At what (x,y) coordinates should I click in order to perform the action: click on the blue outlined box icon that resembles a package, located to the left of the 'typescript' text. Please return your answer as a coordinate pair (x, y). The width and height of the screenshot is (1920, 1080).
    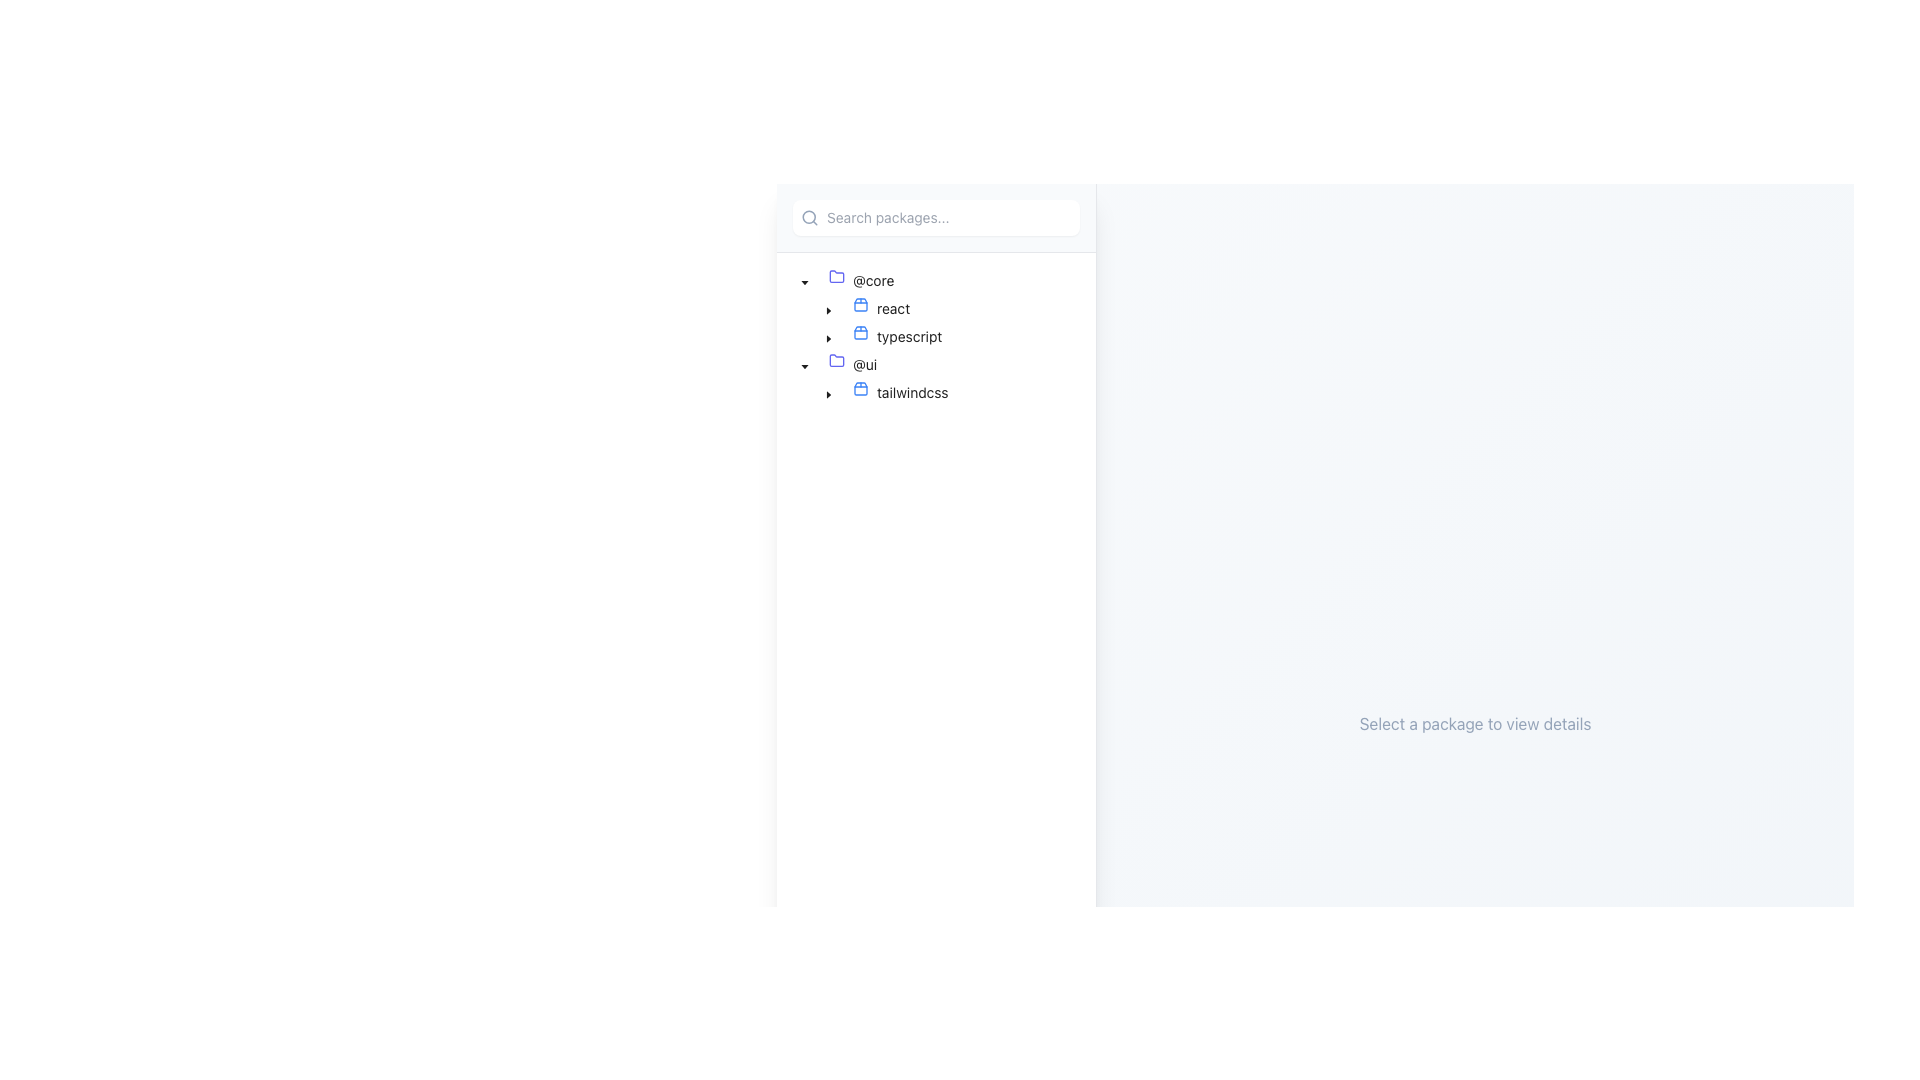
    Looking at the image, I should click on (860, 331).